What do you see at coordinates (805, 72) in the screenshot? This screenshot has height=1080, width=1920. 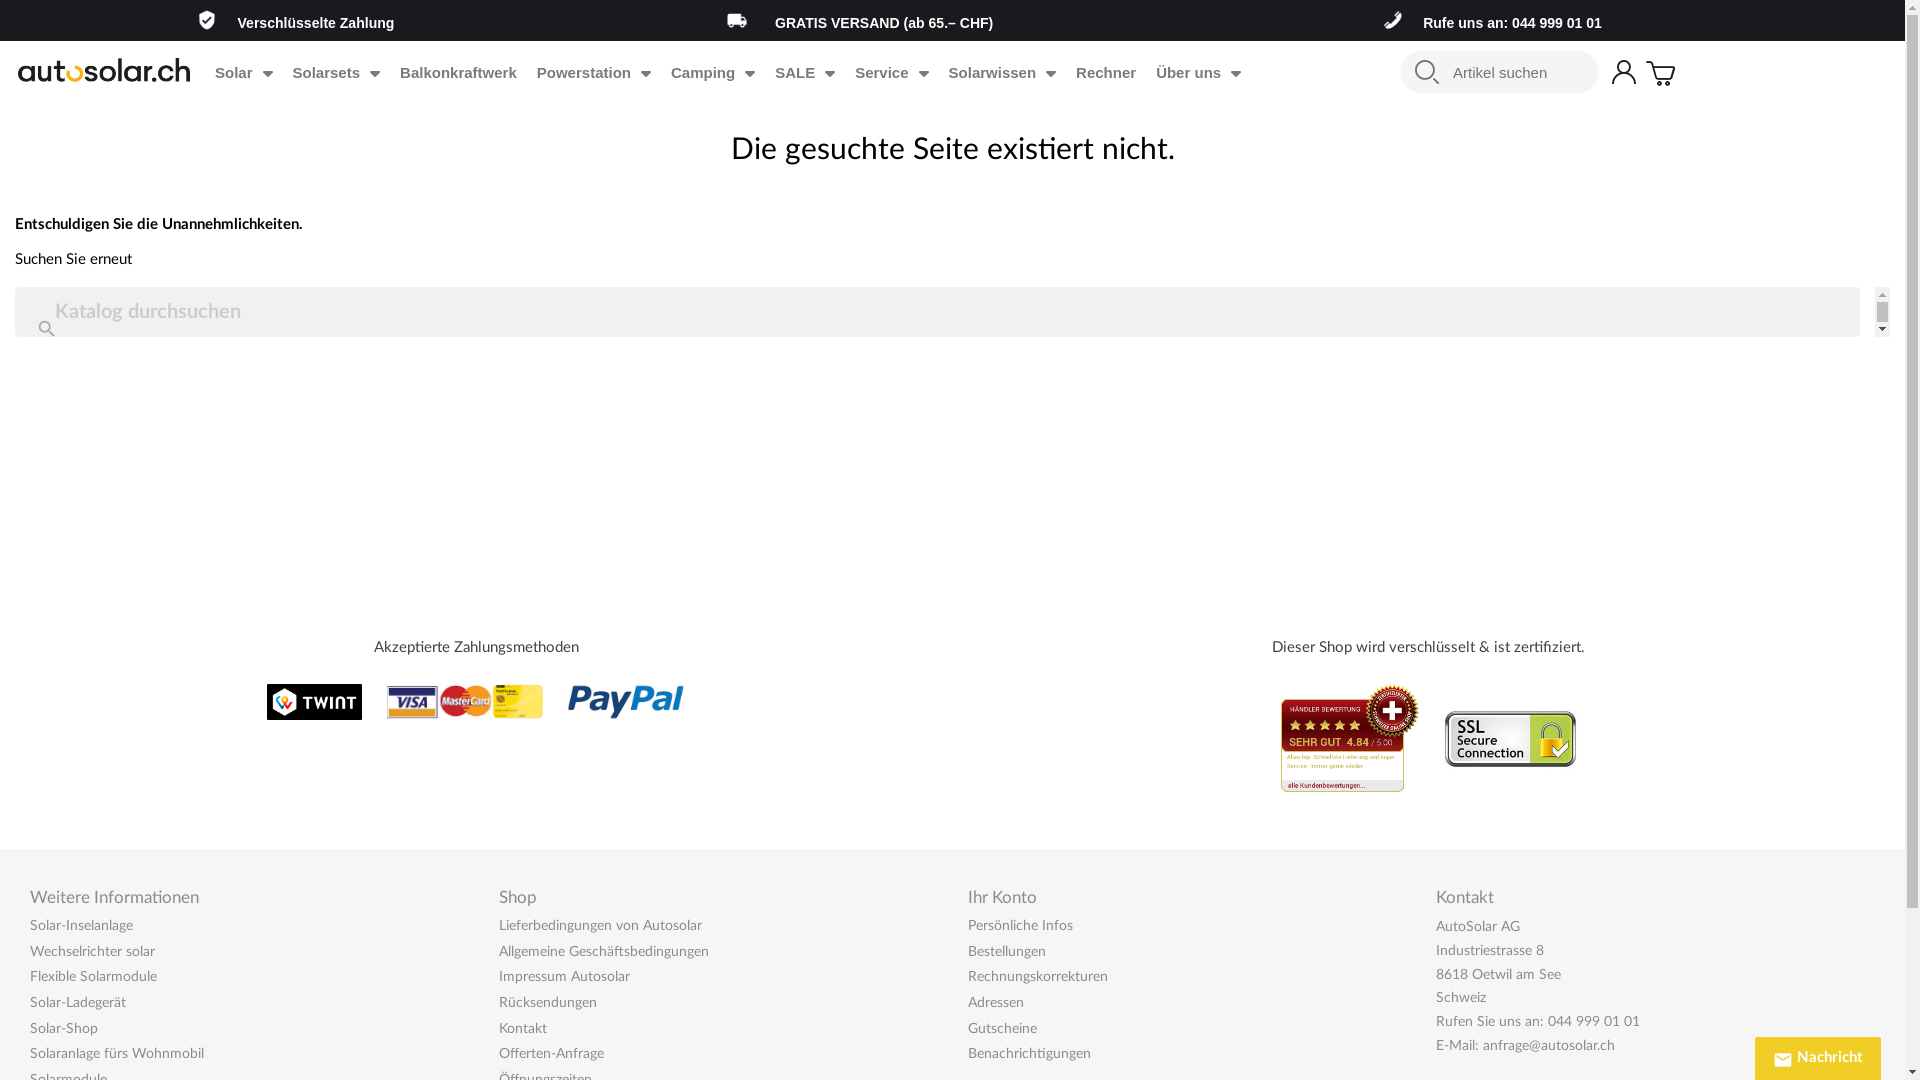 I see `'SALE'` at bounding box center [805, 72].